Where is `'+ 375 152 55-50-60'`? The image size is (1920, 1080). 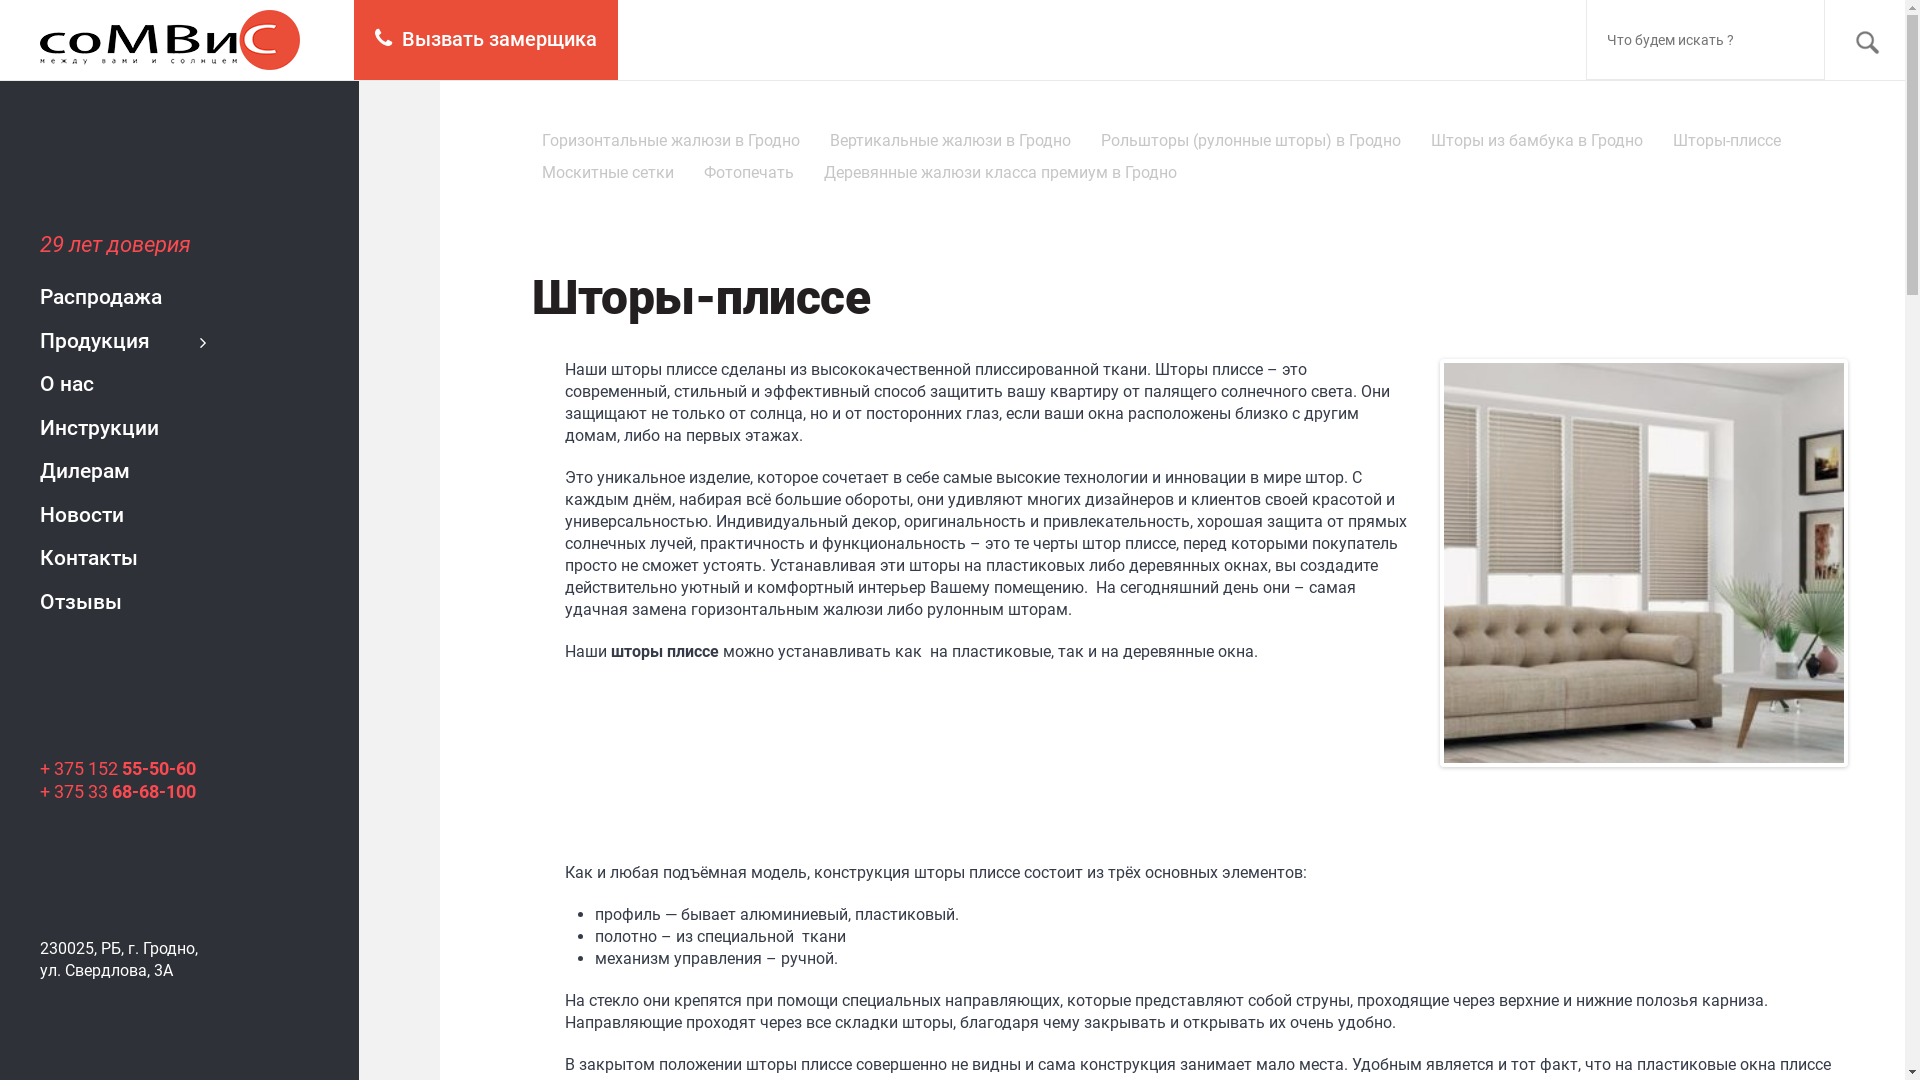 '+ 375 152 55-50-60' is located at coordinates (39, 767).